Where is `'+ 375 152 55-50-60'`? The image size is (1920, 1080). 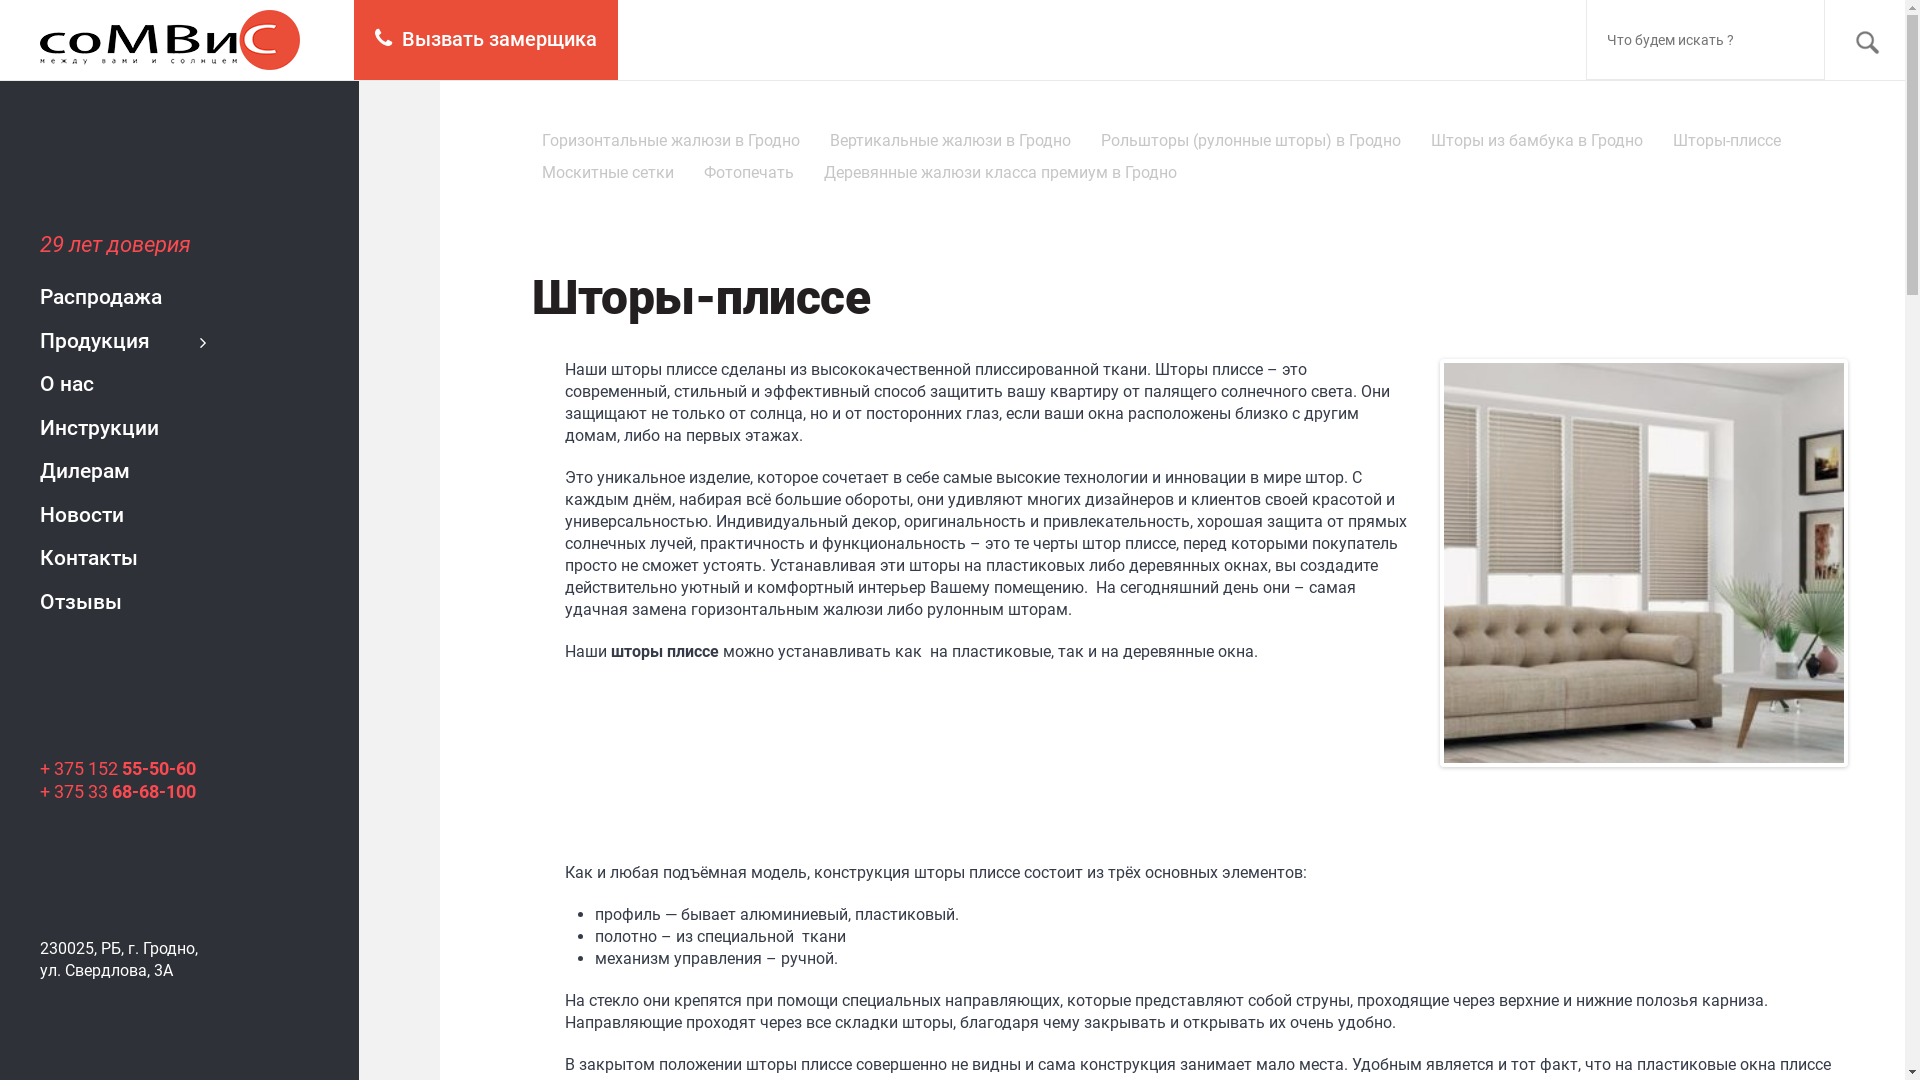 '+ 375 152 55-50-60' is located at coordinates (39, 767).